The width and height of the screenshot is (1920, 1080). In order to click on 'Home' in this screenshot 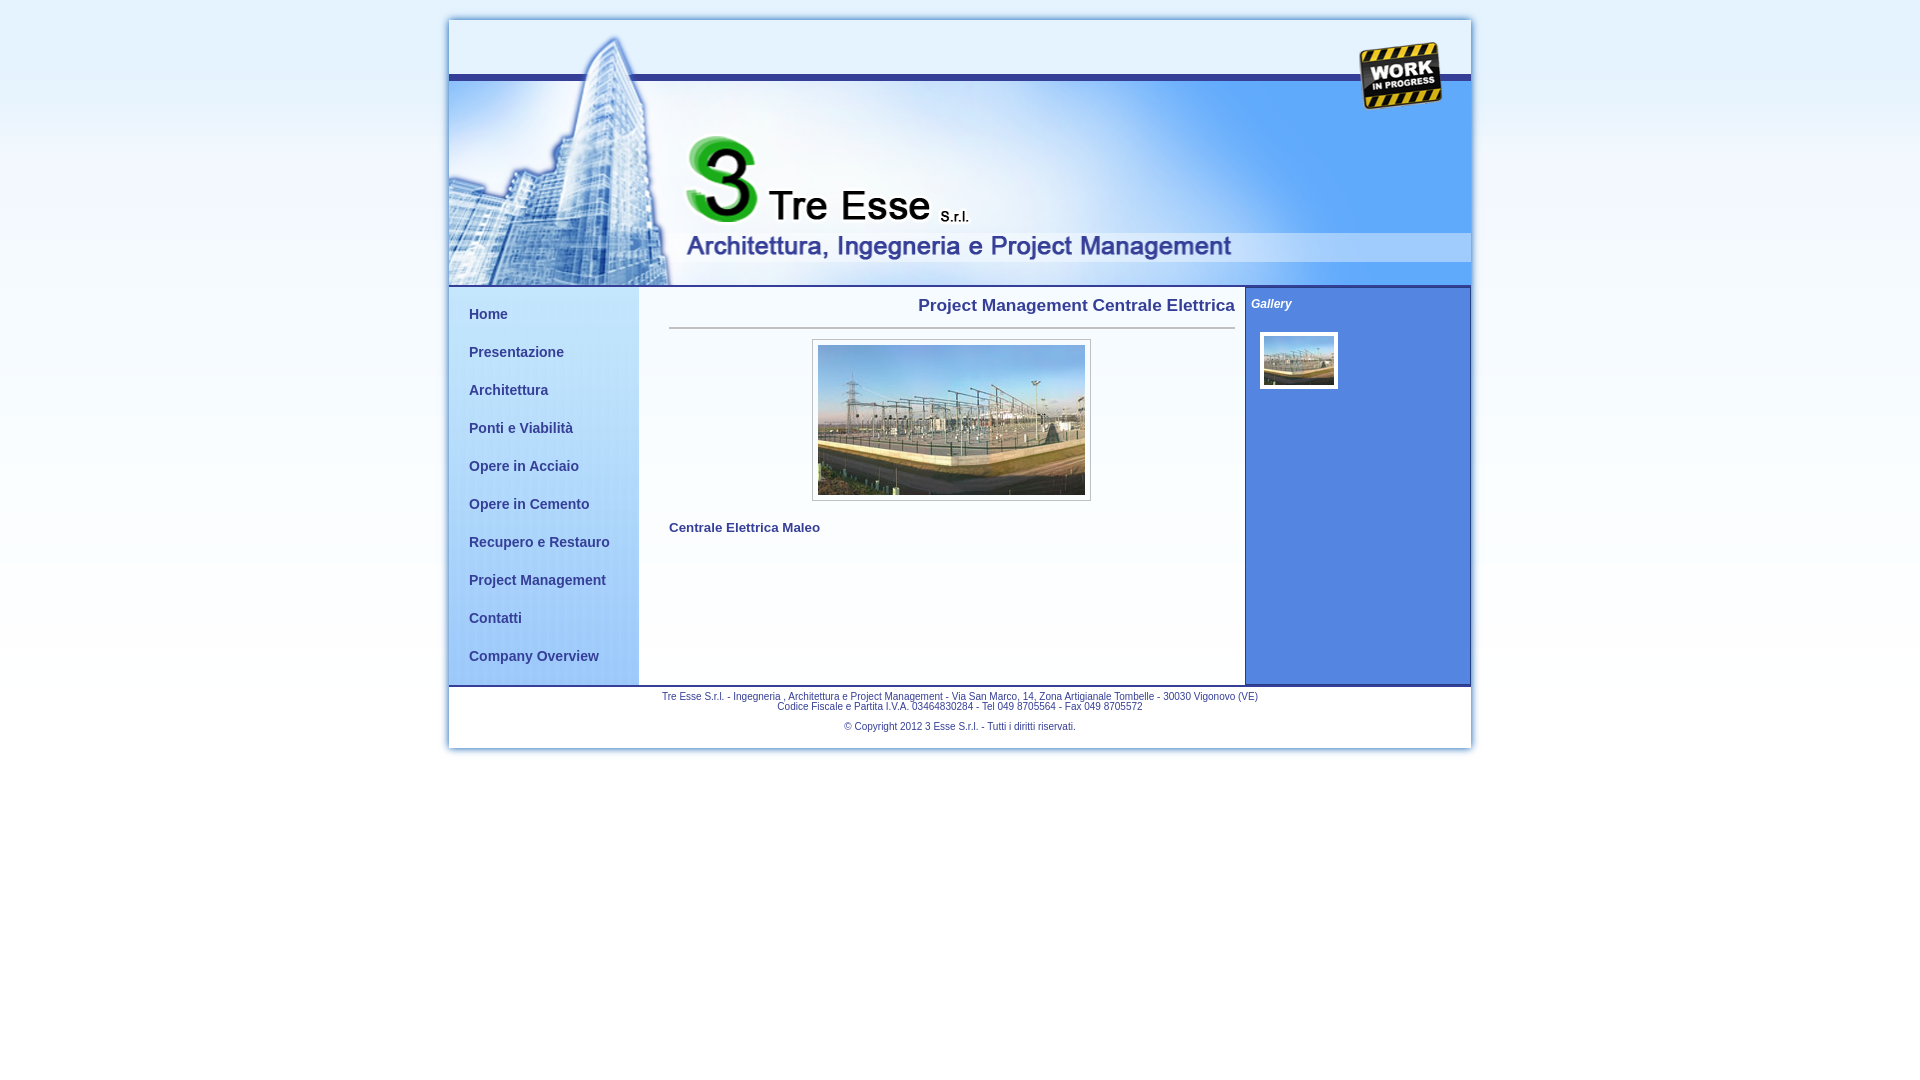, I will do `click(468, 313)`.